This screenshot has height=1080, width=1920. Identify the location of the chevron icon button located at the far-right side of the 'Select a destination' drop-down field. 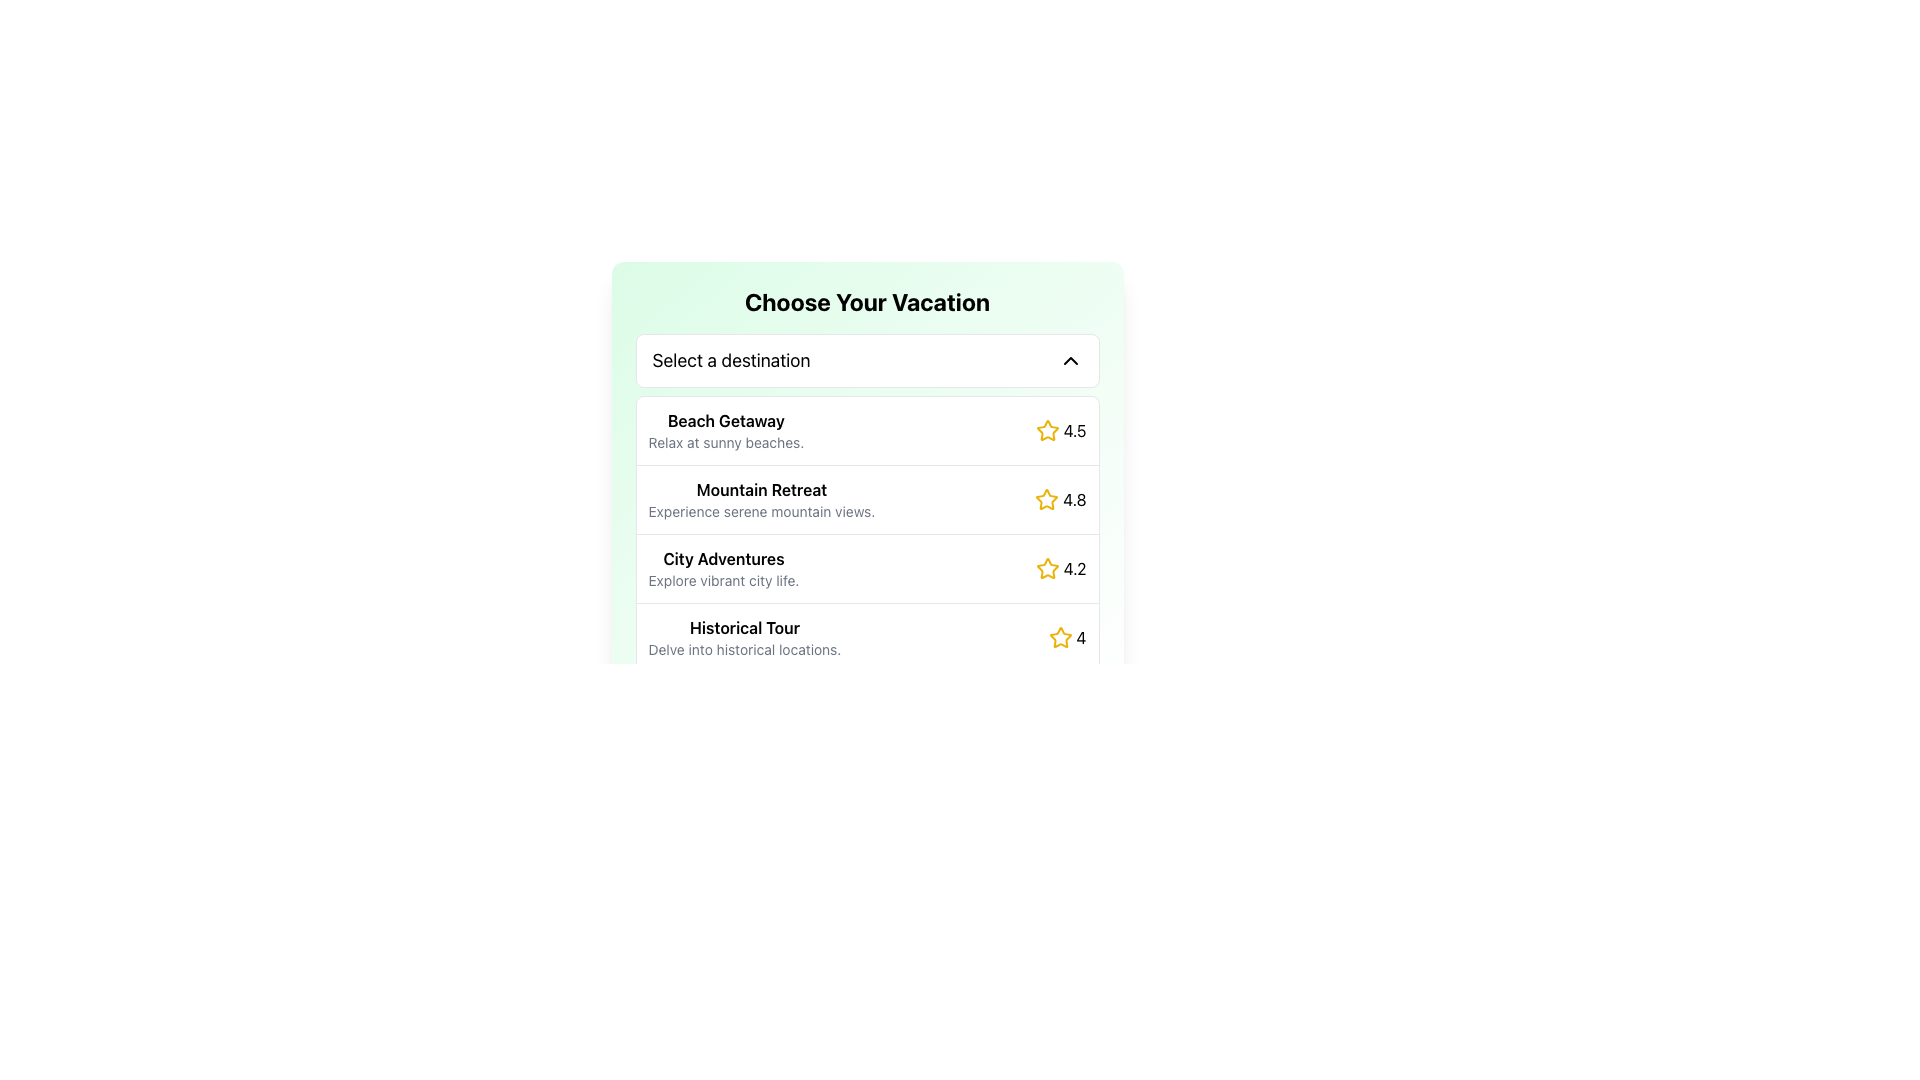
(1069, 361).